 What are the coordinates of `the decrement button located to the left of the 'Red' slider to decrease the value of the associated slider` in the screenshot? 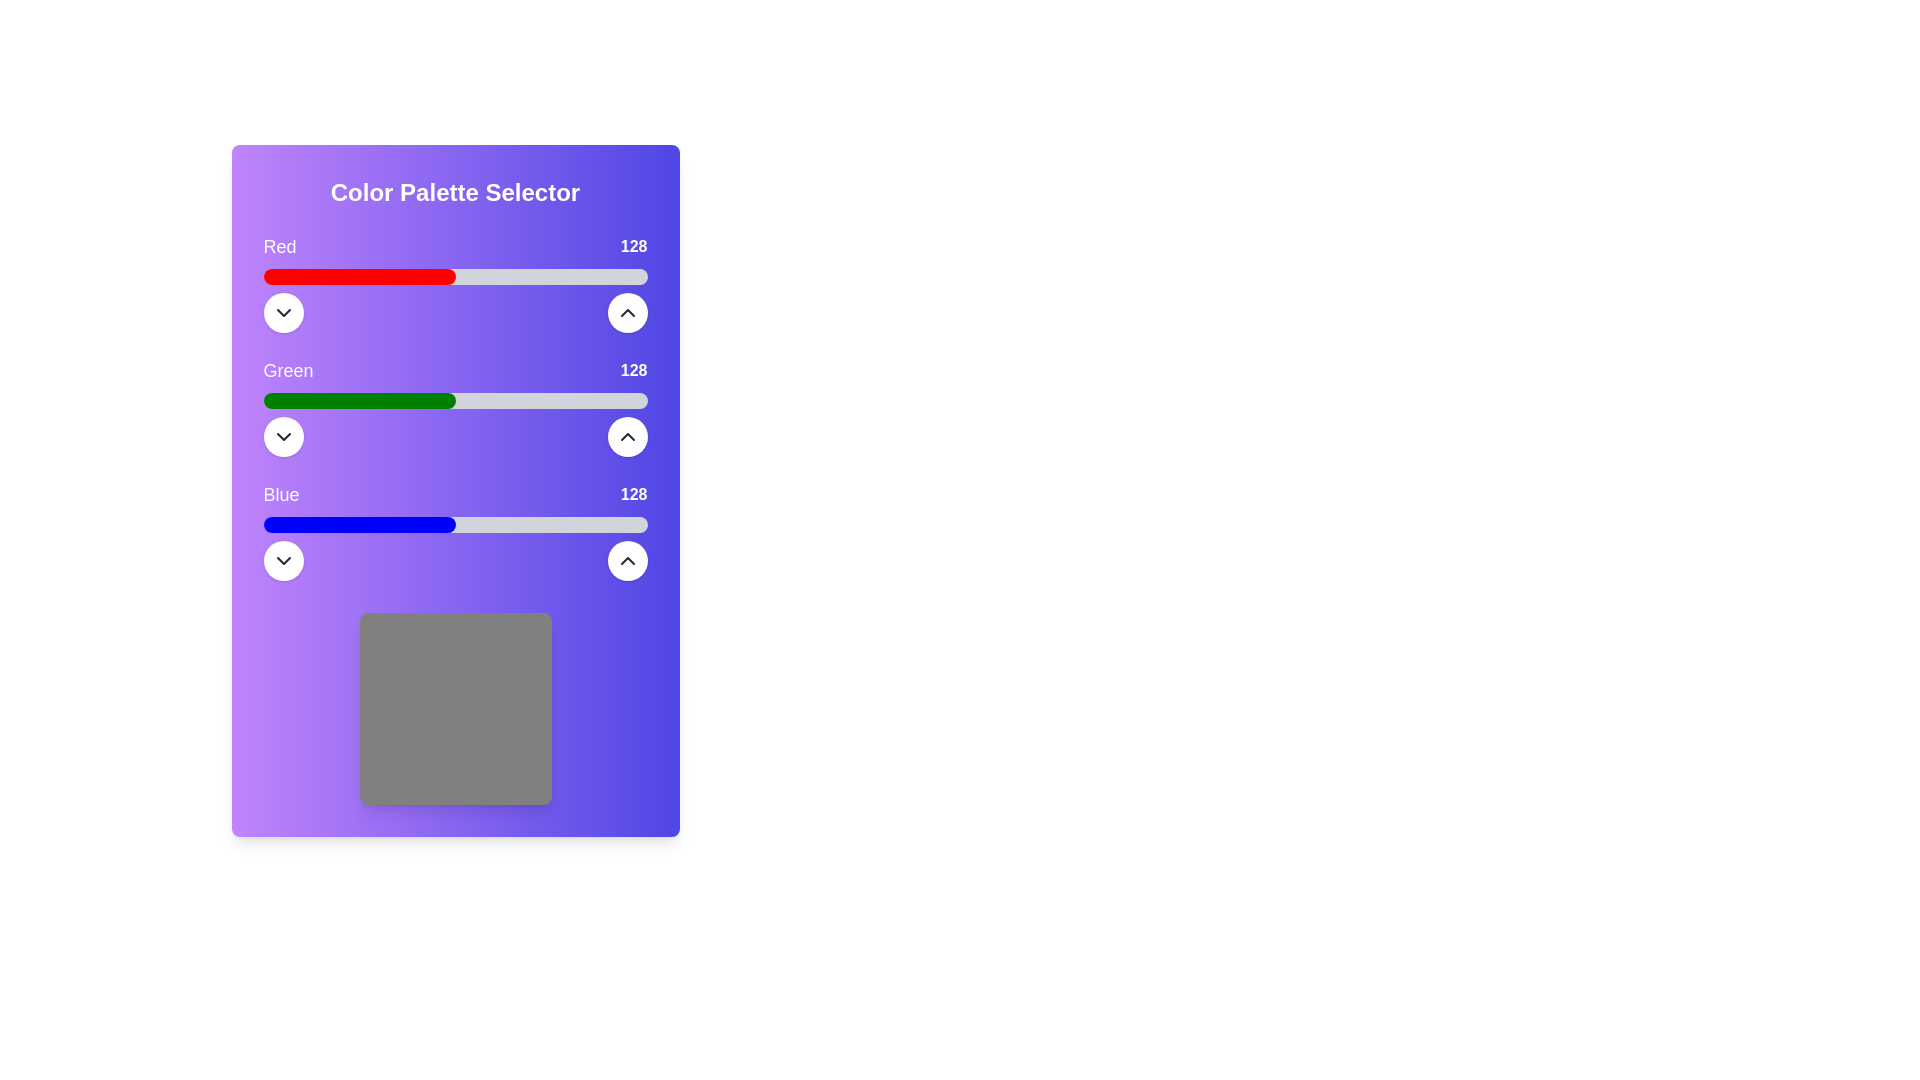 It's located at (282, 312).